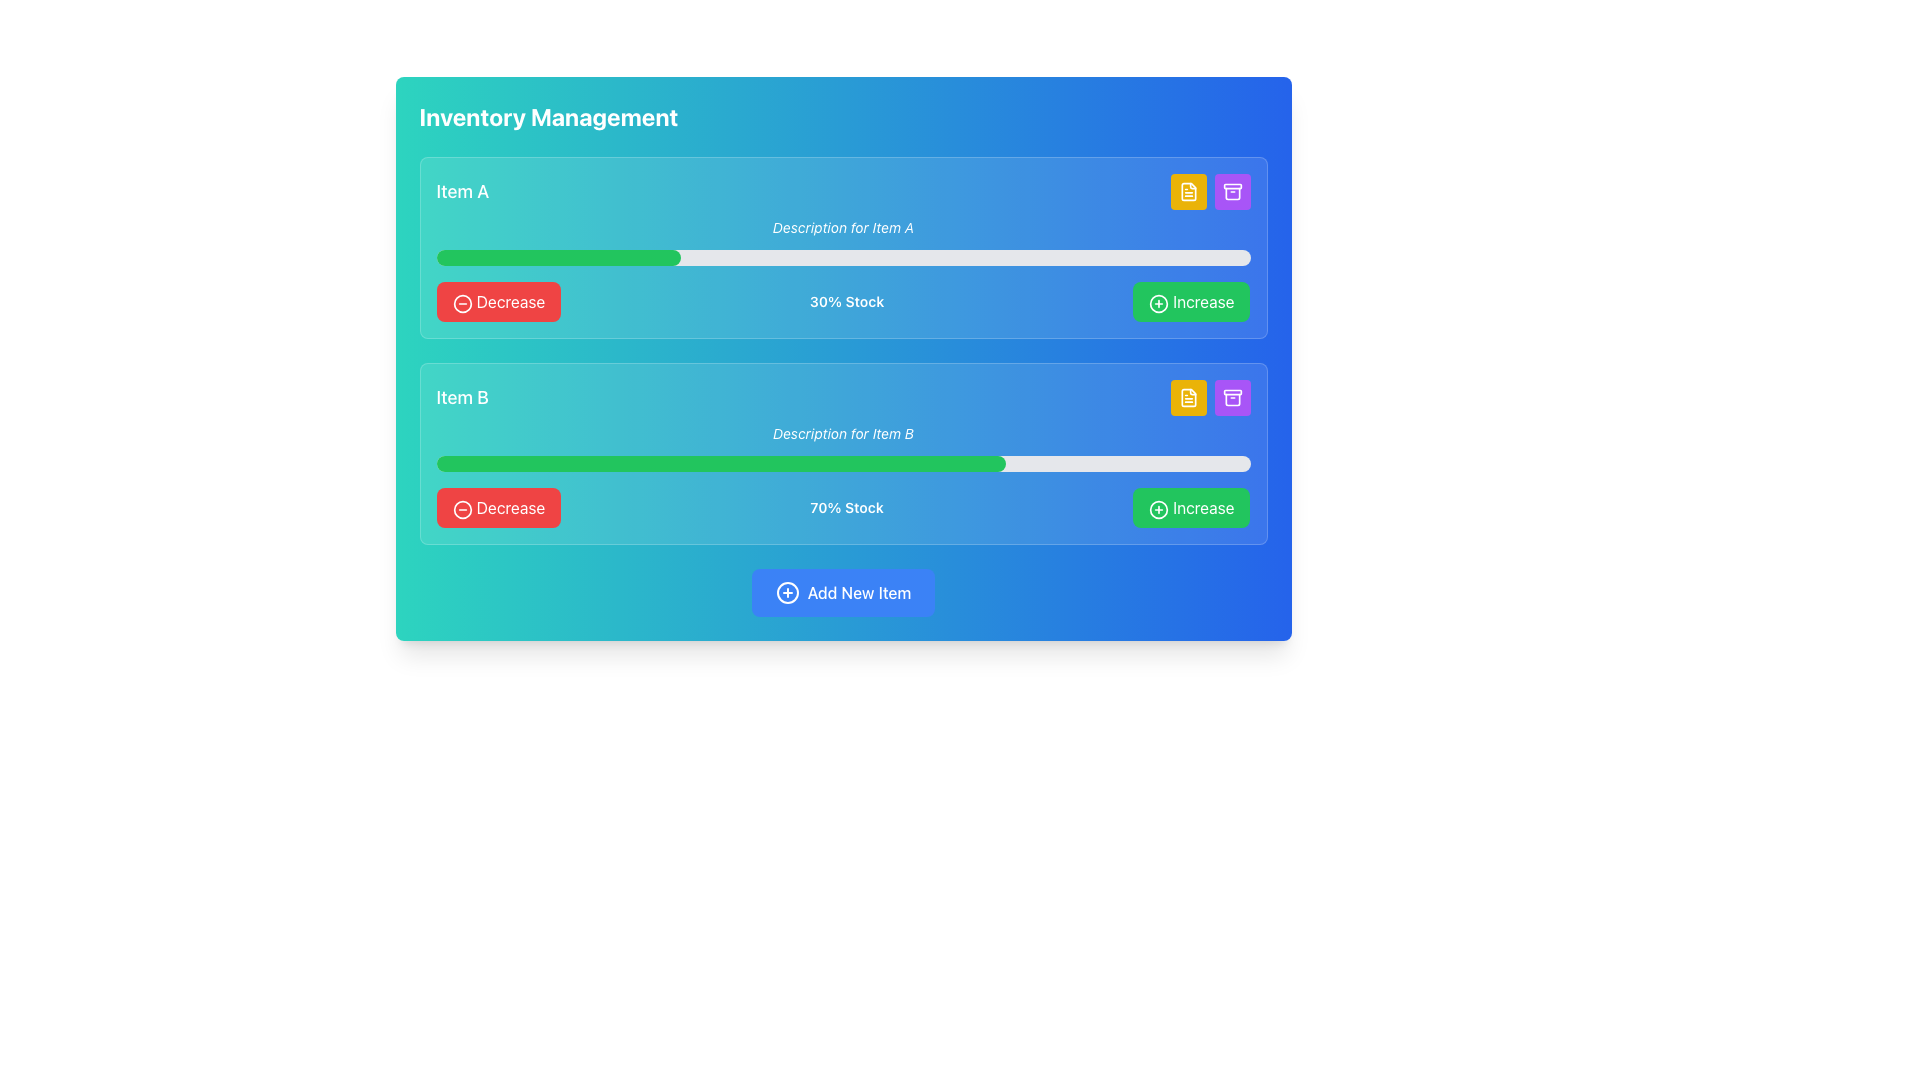 Image resolution: width=1920 pixels, height=1080 pixels. What do you see at coordinates (786, 592) in the screenshot?
I see `the circular icon associated with the 'Add New Item' button, which is located on the left side of the button text` at bounding box center [786, 592].